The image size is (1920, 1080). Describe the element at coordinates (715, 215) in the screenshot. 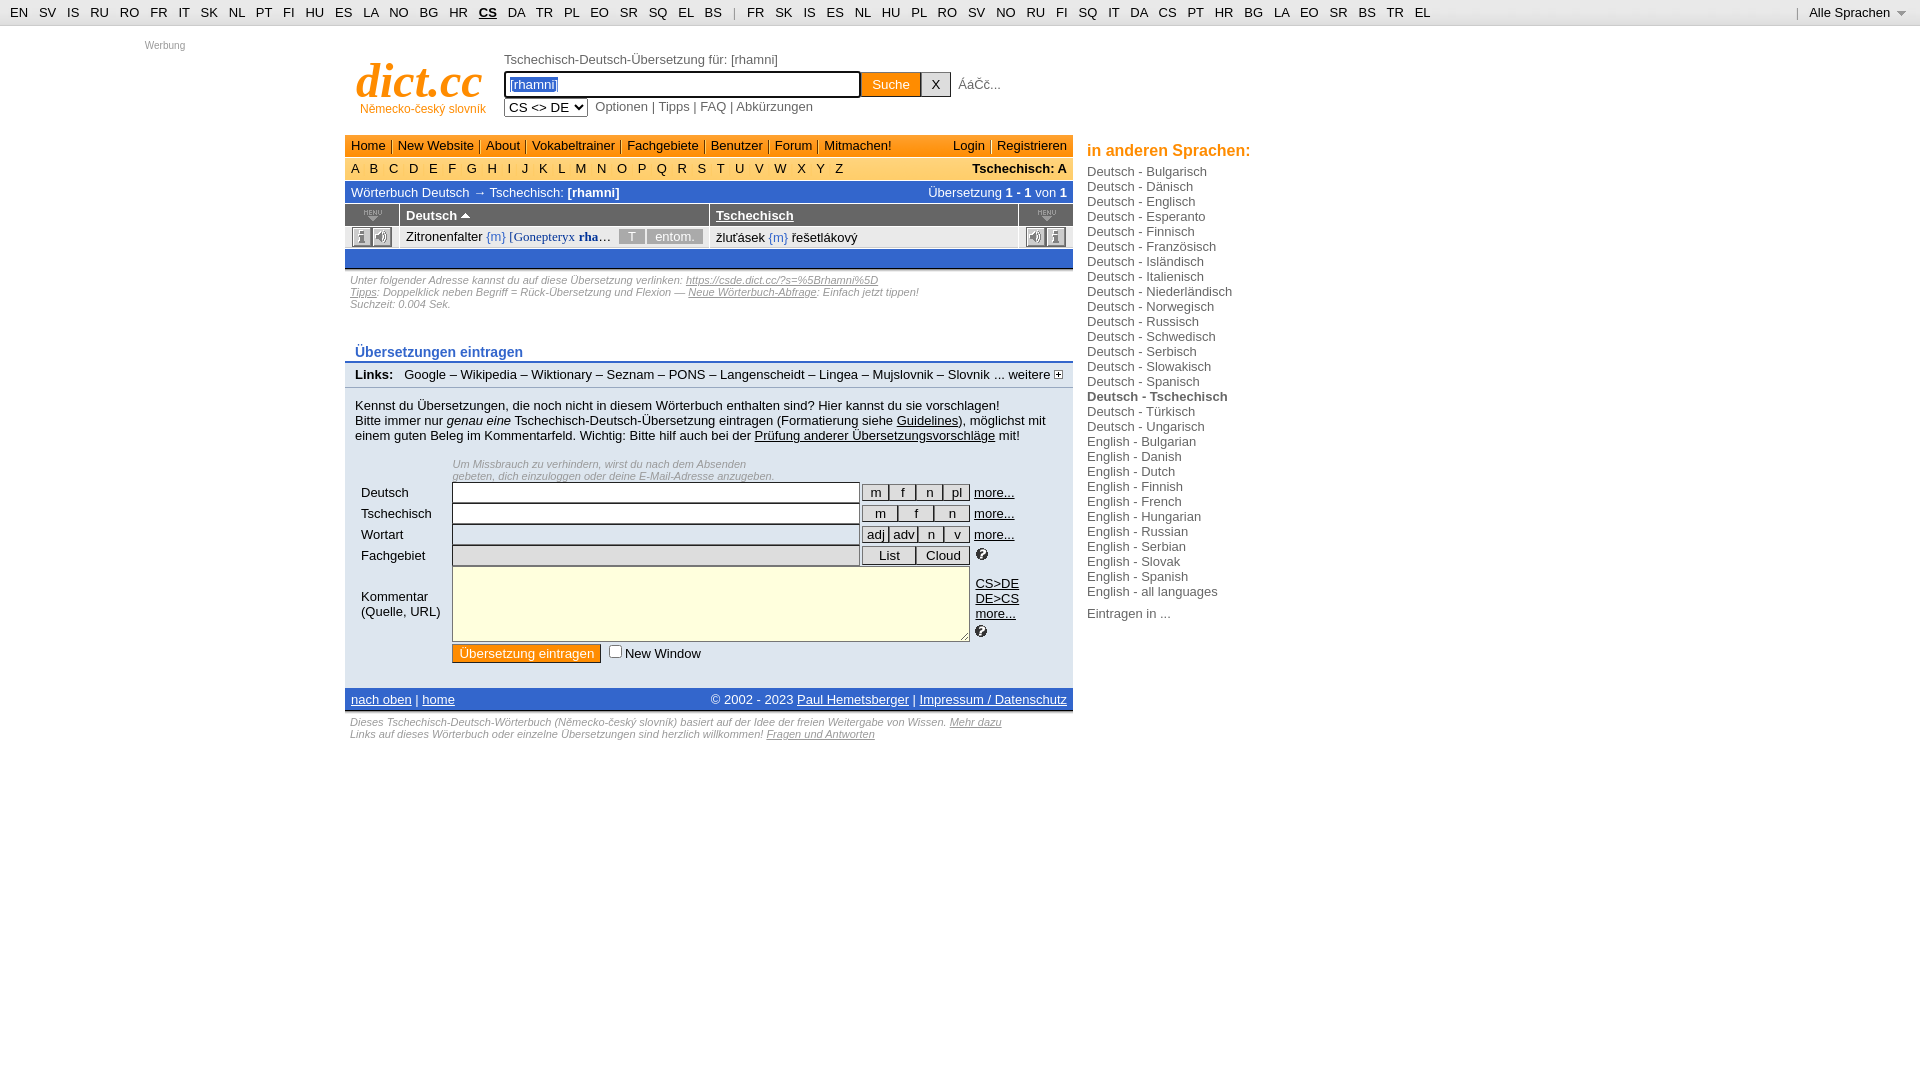

I see `'Tschechisch'` at that location.